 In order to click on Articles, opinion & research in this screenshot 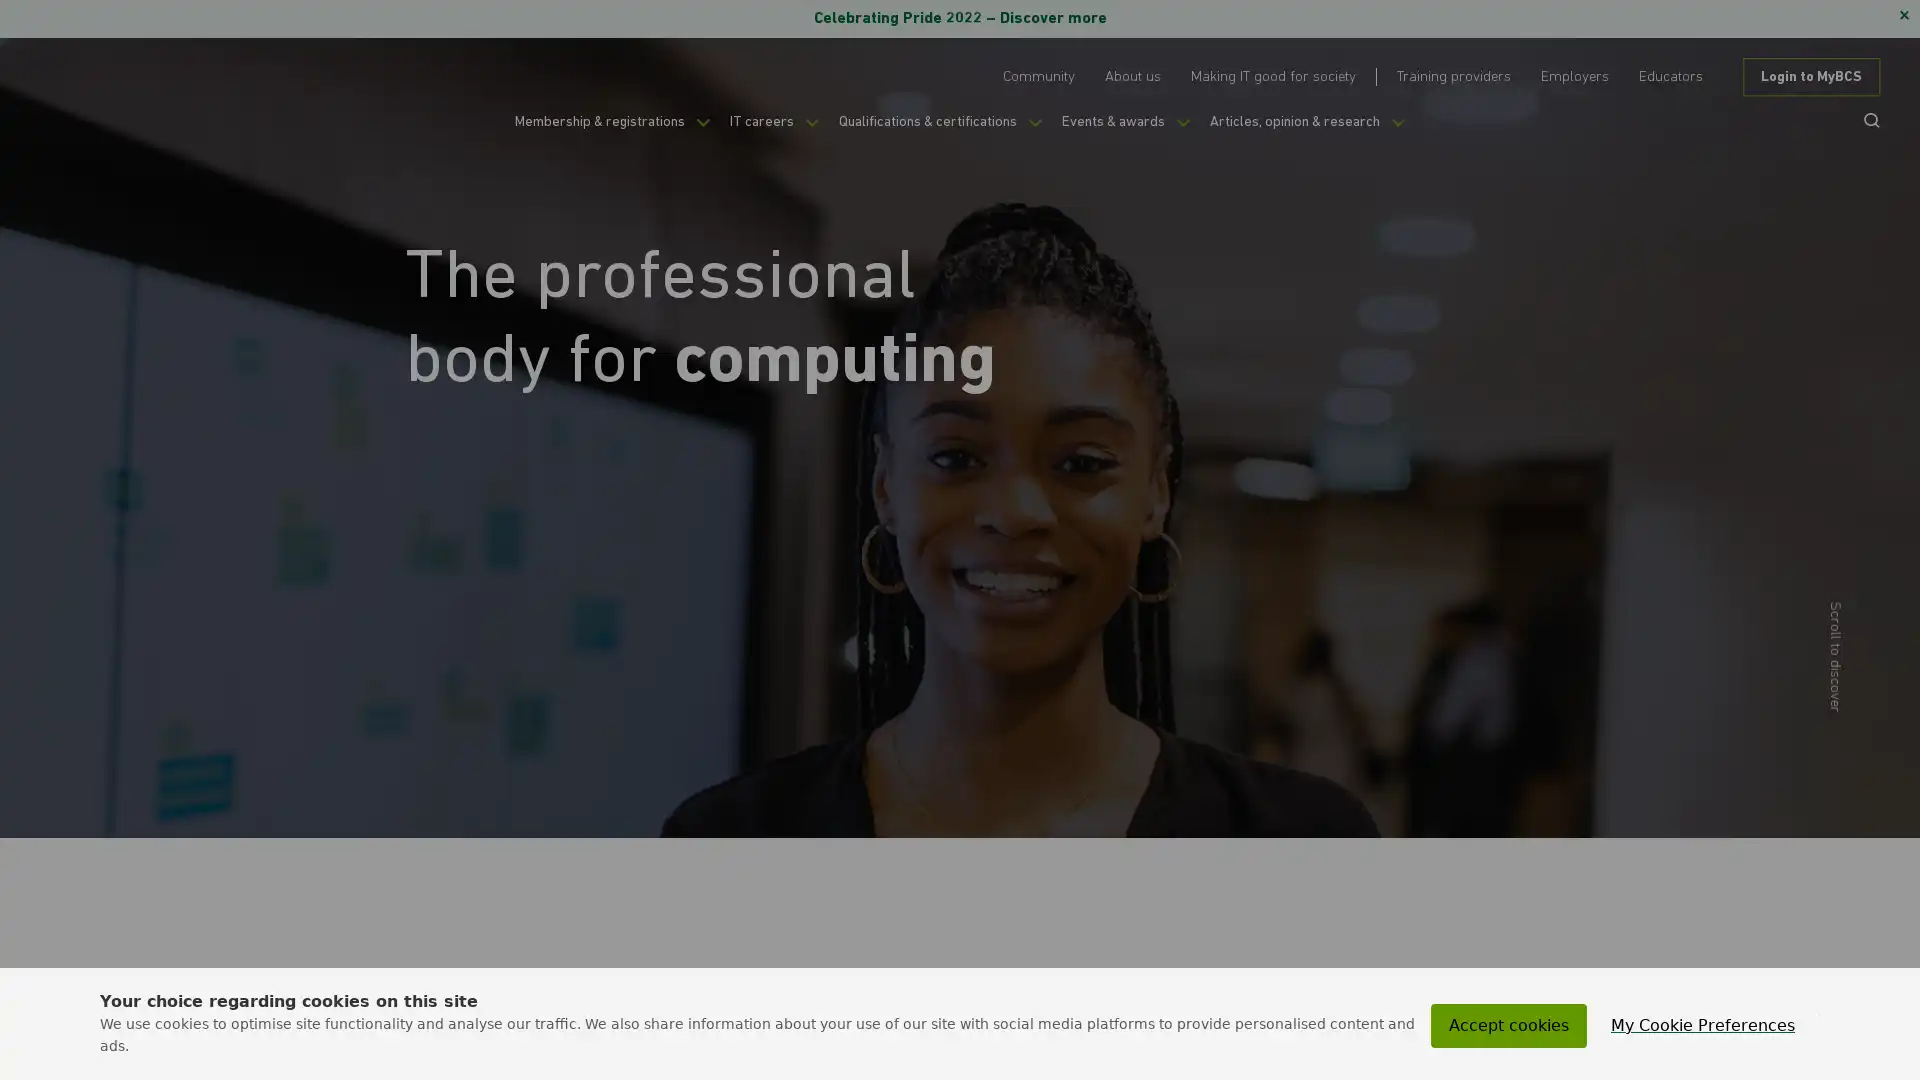, I will do `click(1344, 132)`.